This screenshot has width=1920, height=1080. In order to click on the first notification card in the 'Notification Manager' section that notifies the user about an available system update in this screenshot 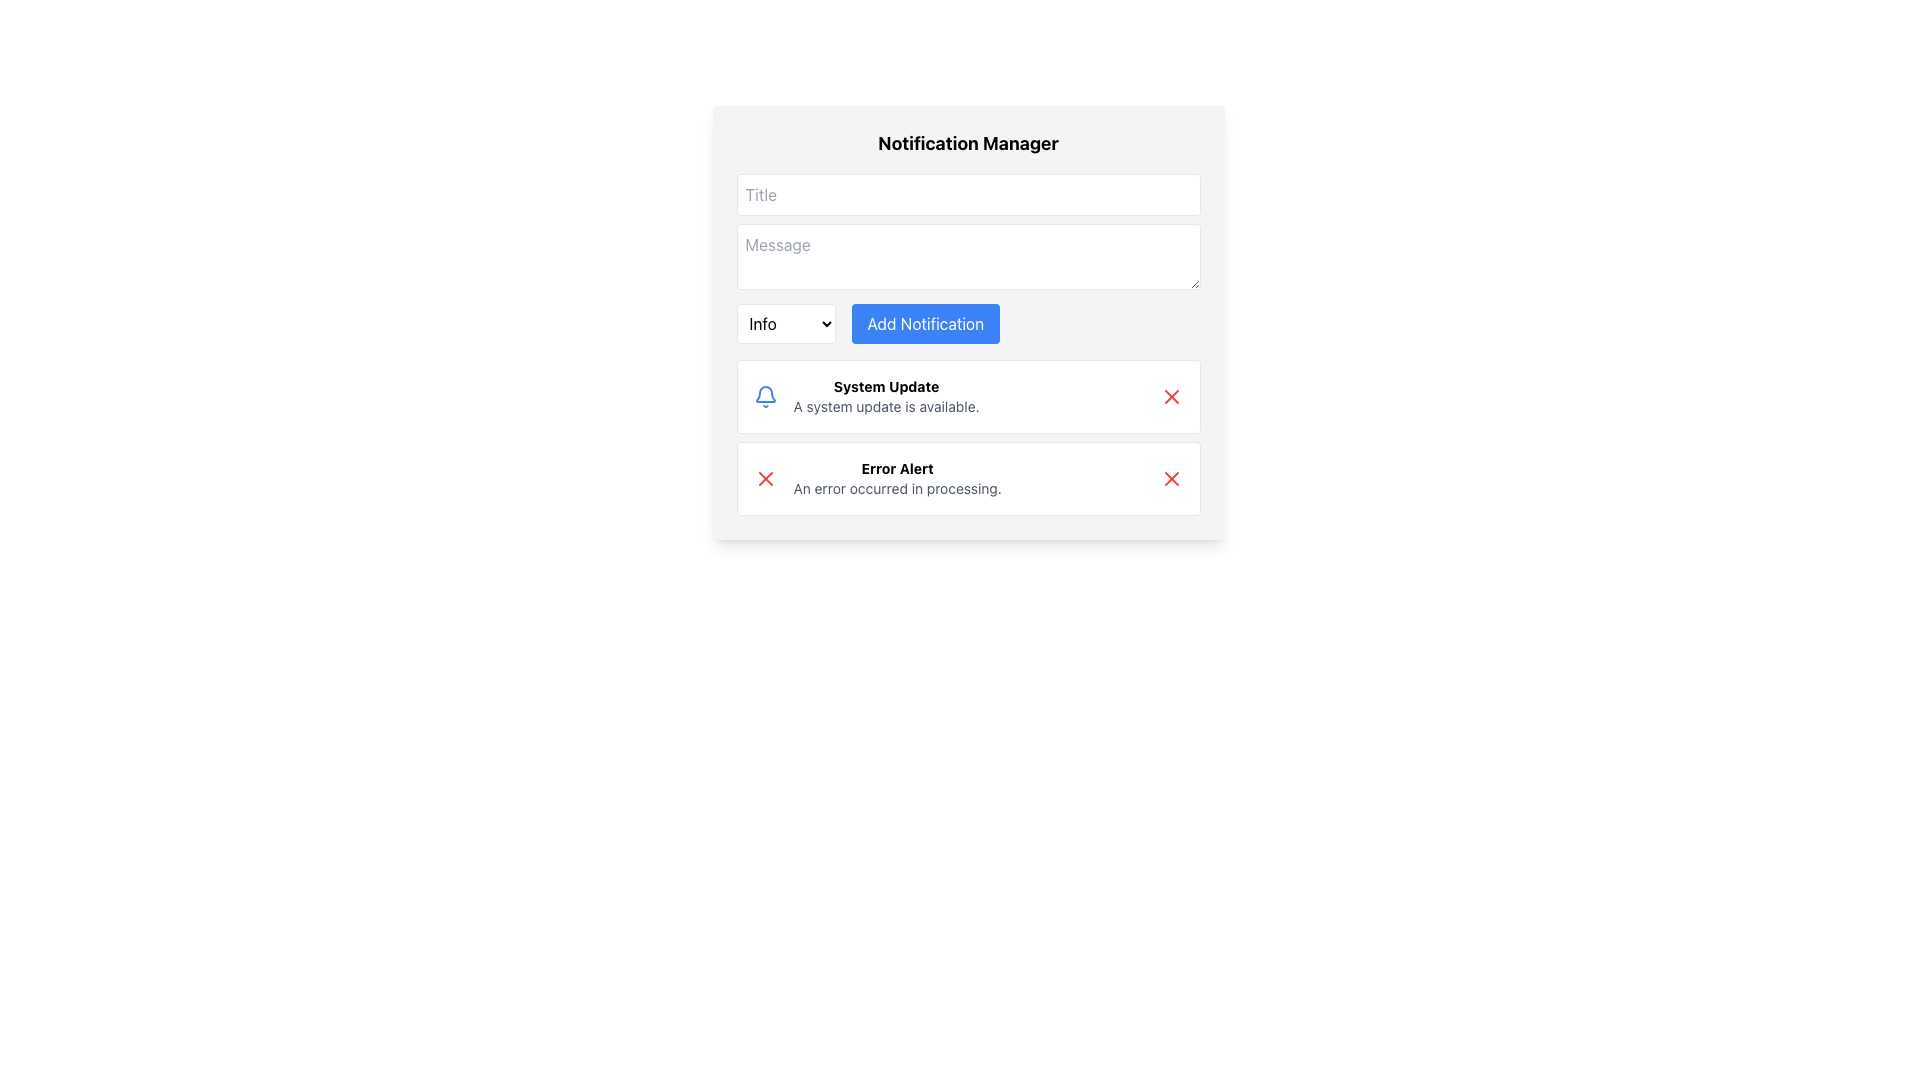, I will do `click(866, 397)`.